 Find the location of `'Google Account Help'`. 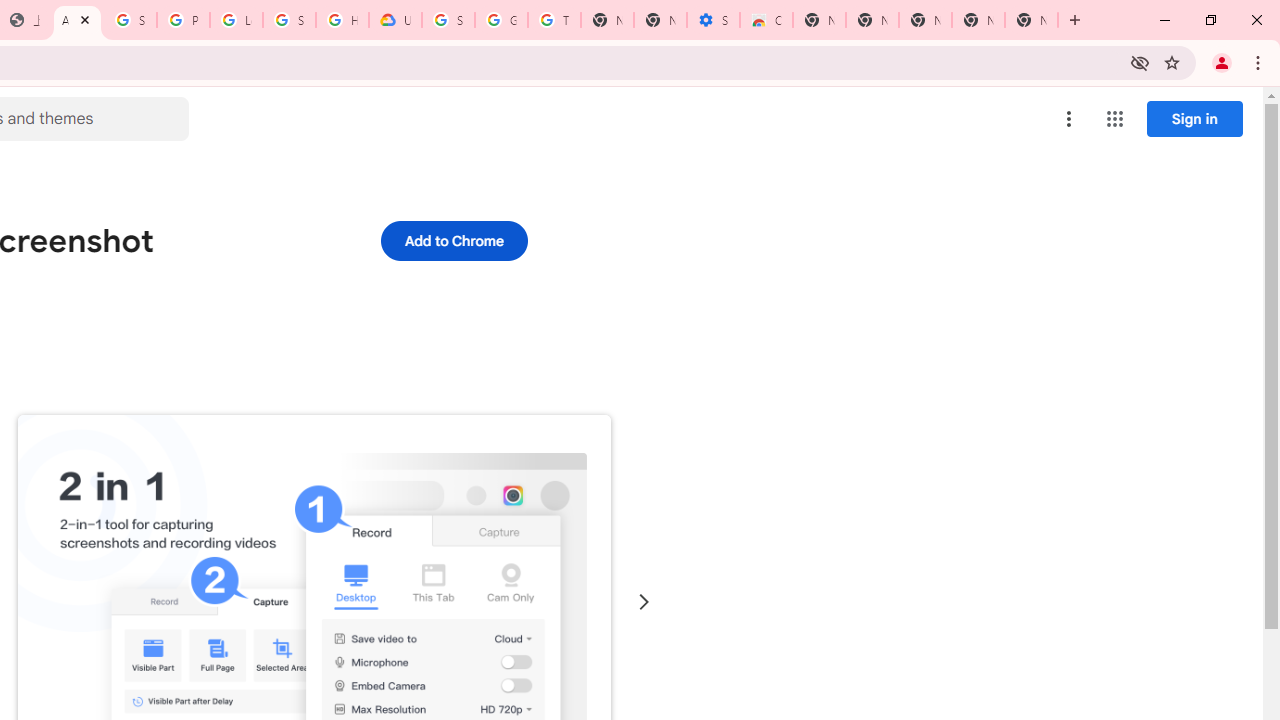

'Google Account Help' is located at coordinates (501, 20).